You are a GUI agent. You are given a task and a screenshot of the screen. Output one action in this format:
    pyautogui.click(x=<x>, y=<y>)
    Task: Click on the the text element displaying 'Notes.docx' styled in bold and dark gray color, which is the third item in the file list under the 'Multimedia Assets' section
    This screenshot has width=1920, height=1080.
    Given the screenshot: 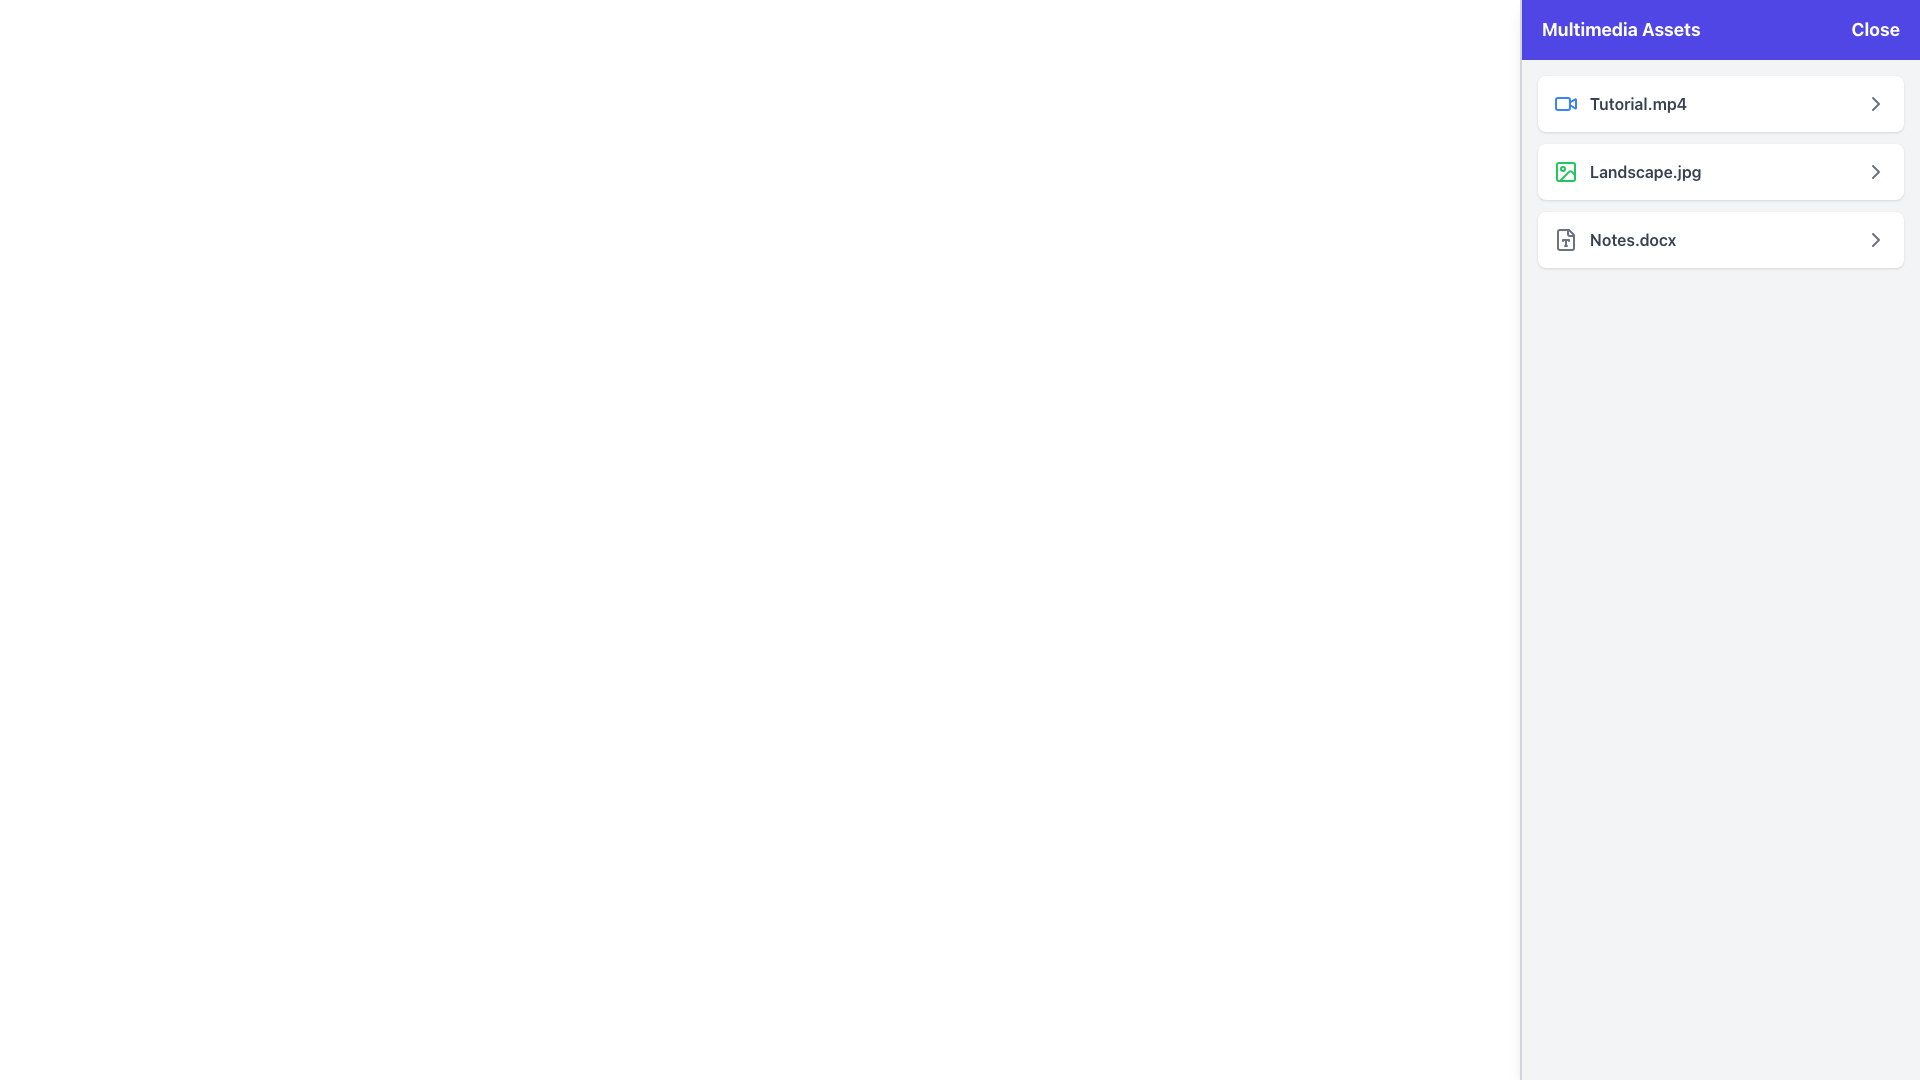 What is the action you would take?
    pyautogui.click(x=1633, y=238)
    